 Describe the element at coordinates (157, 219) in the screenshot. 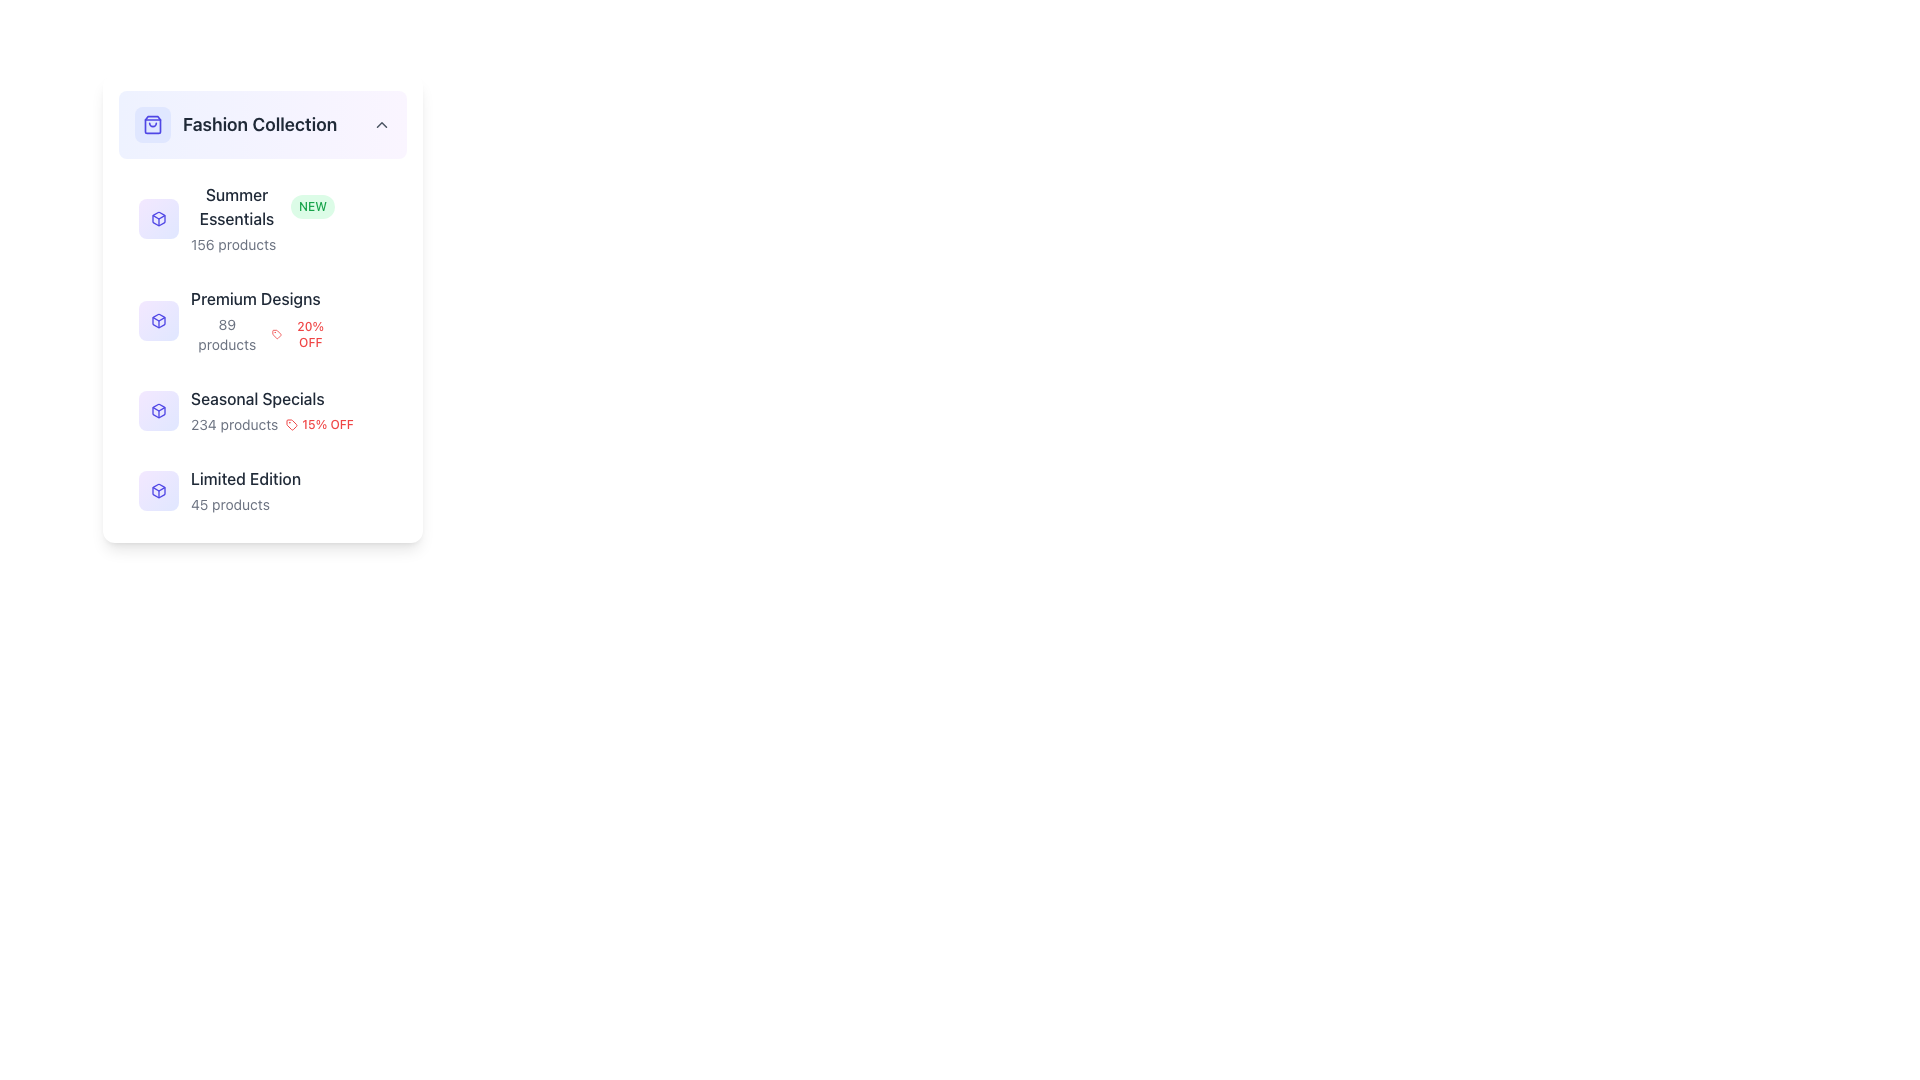

I see `the indigo cube-shaped icon within the 'Fashion Collection' menu, which represents 'Summer Essentials'` at that location.